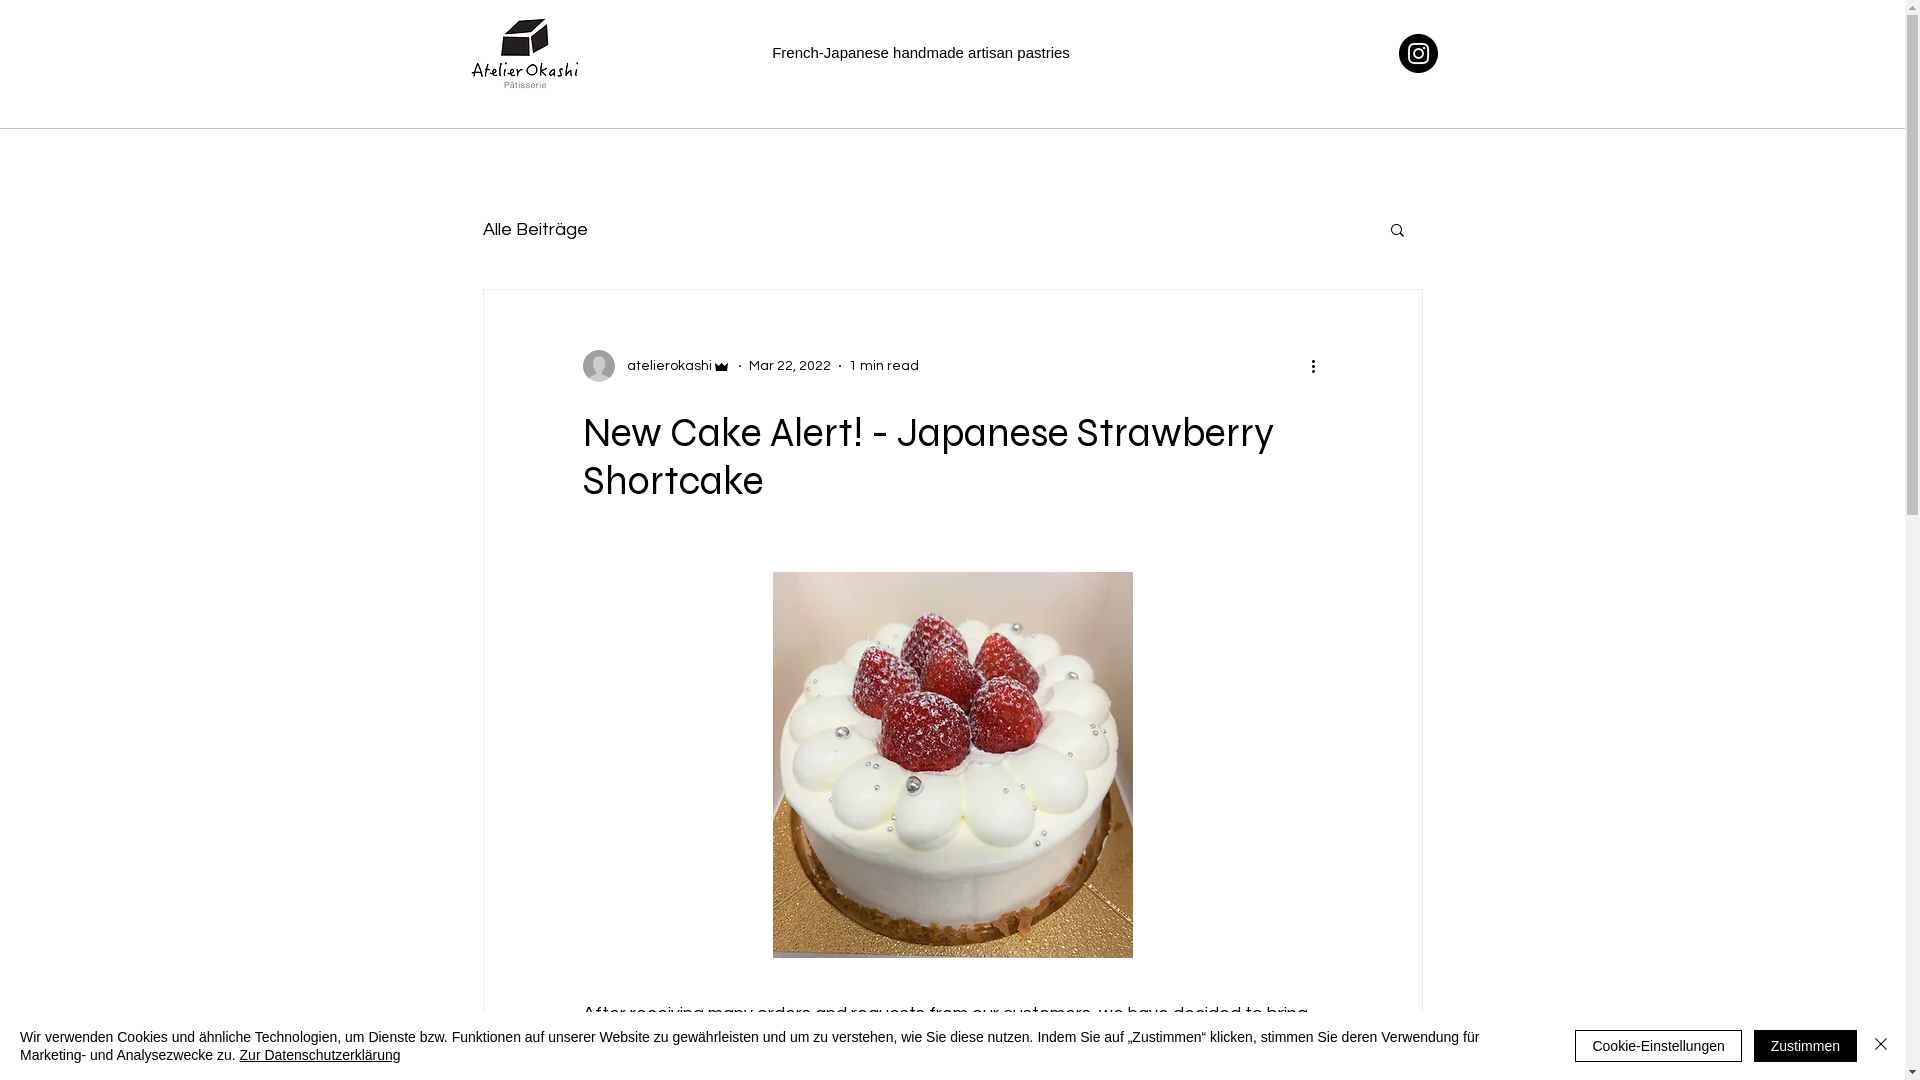 The height and width of the screenshot is (1080, 1920). Describe the element at coordinates (1573, 1044) in the screenshot. I see `'Cookie-Einstellungen'` at that location.